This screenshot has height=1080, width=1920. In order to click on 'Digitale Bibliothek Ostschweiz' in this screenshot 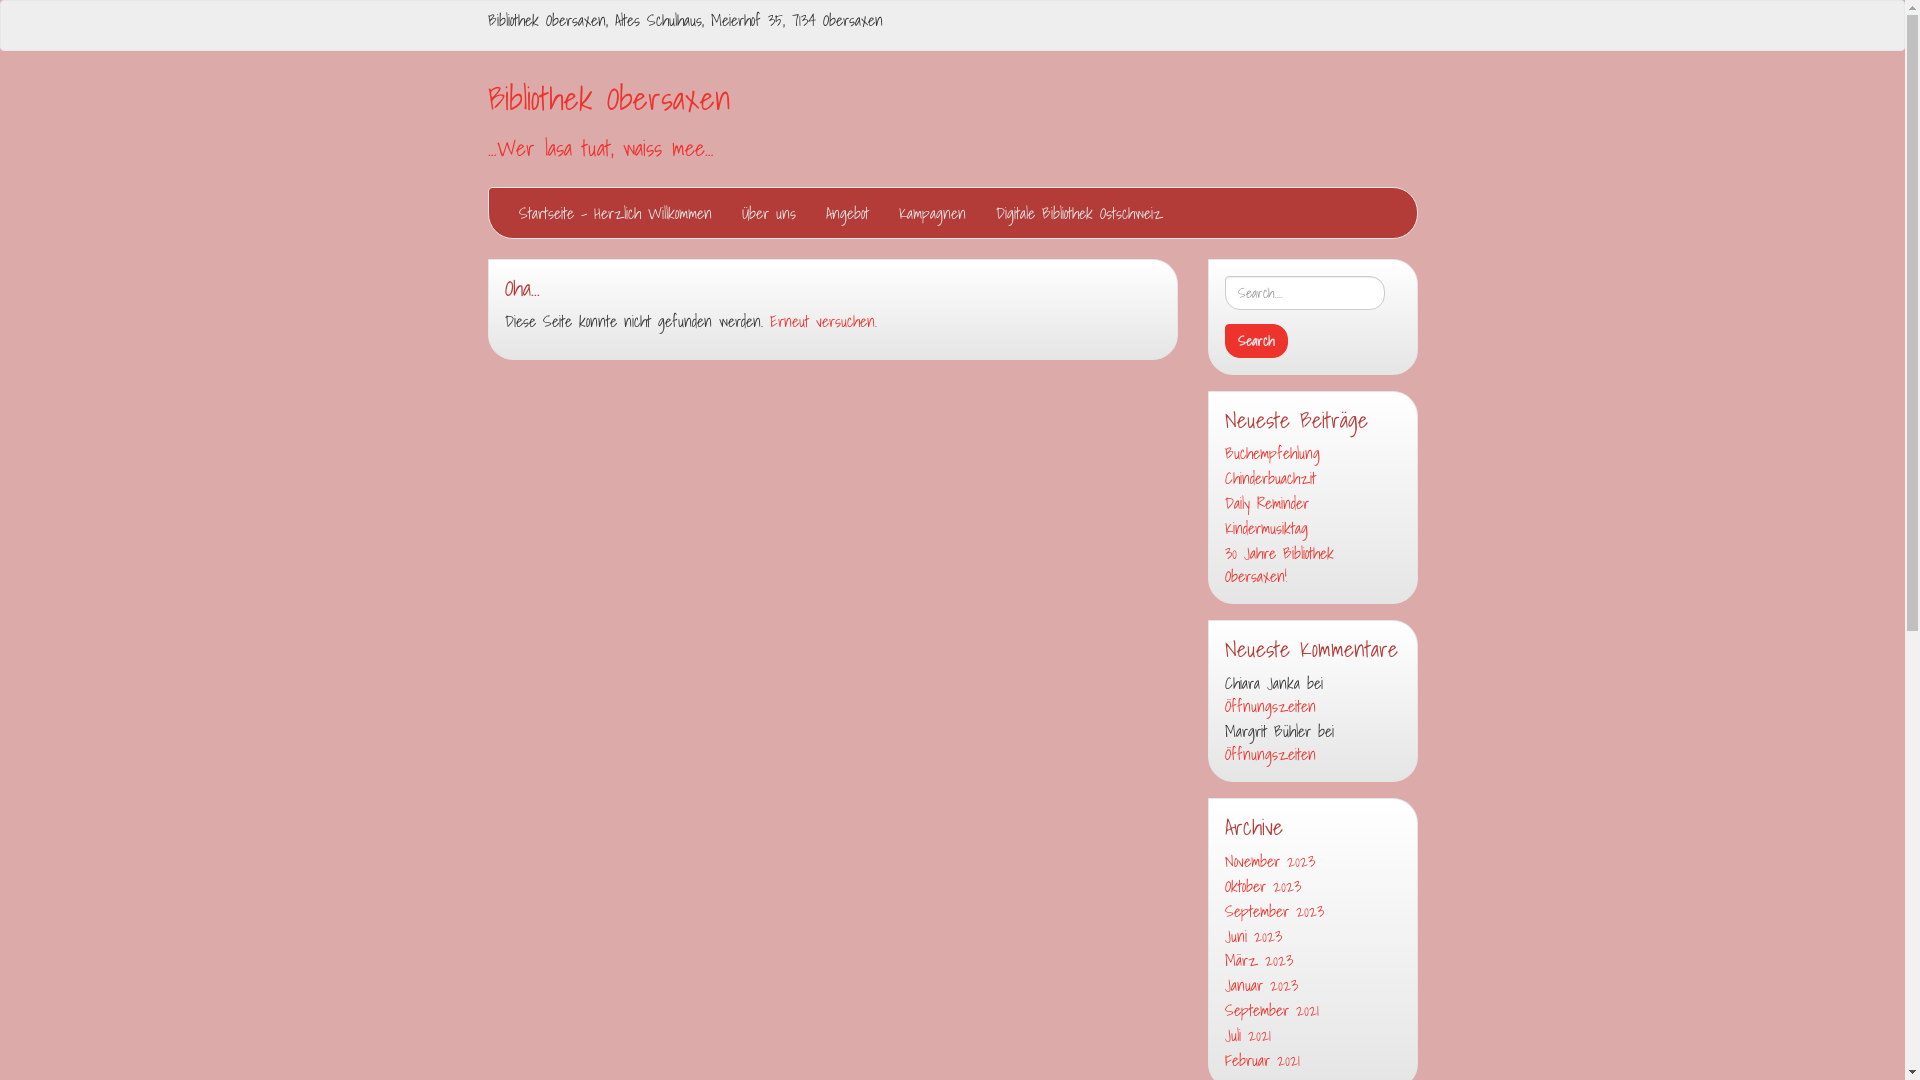, I will do `click(1077, 212)`.